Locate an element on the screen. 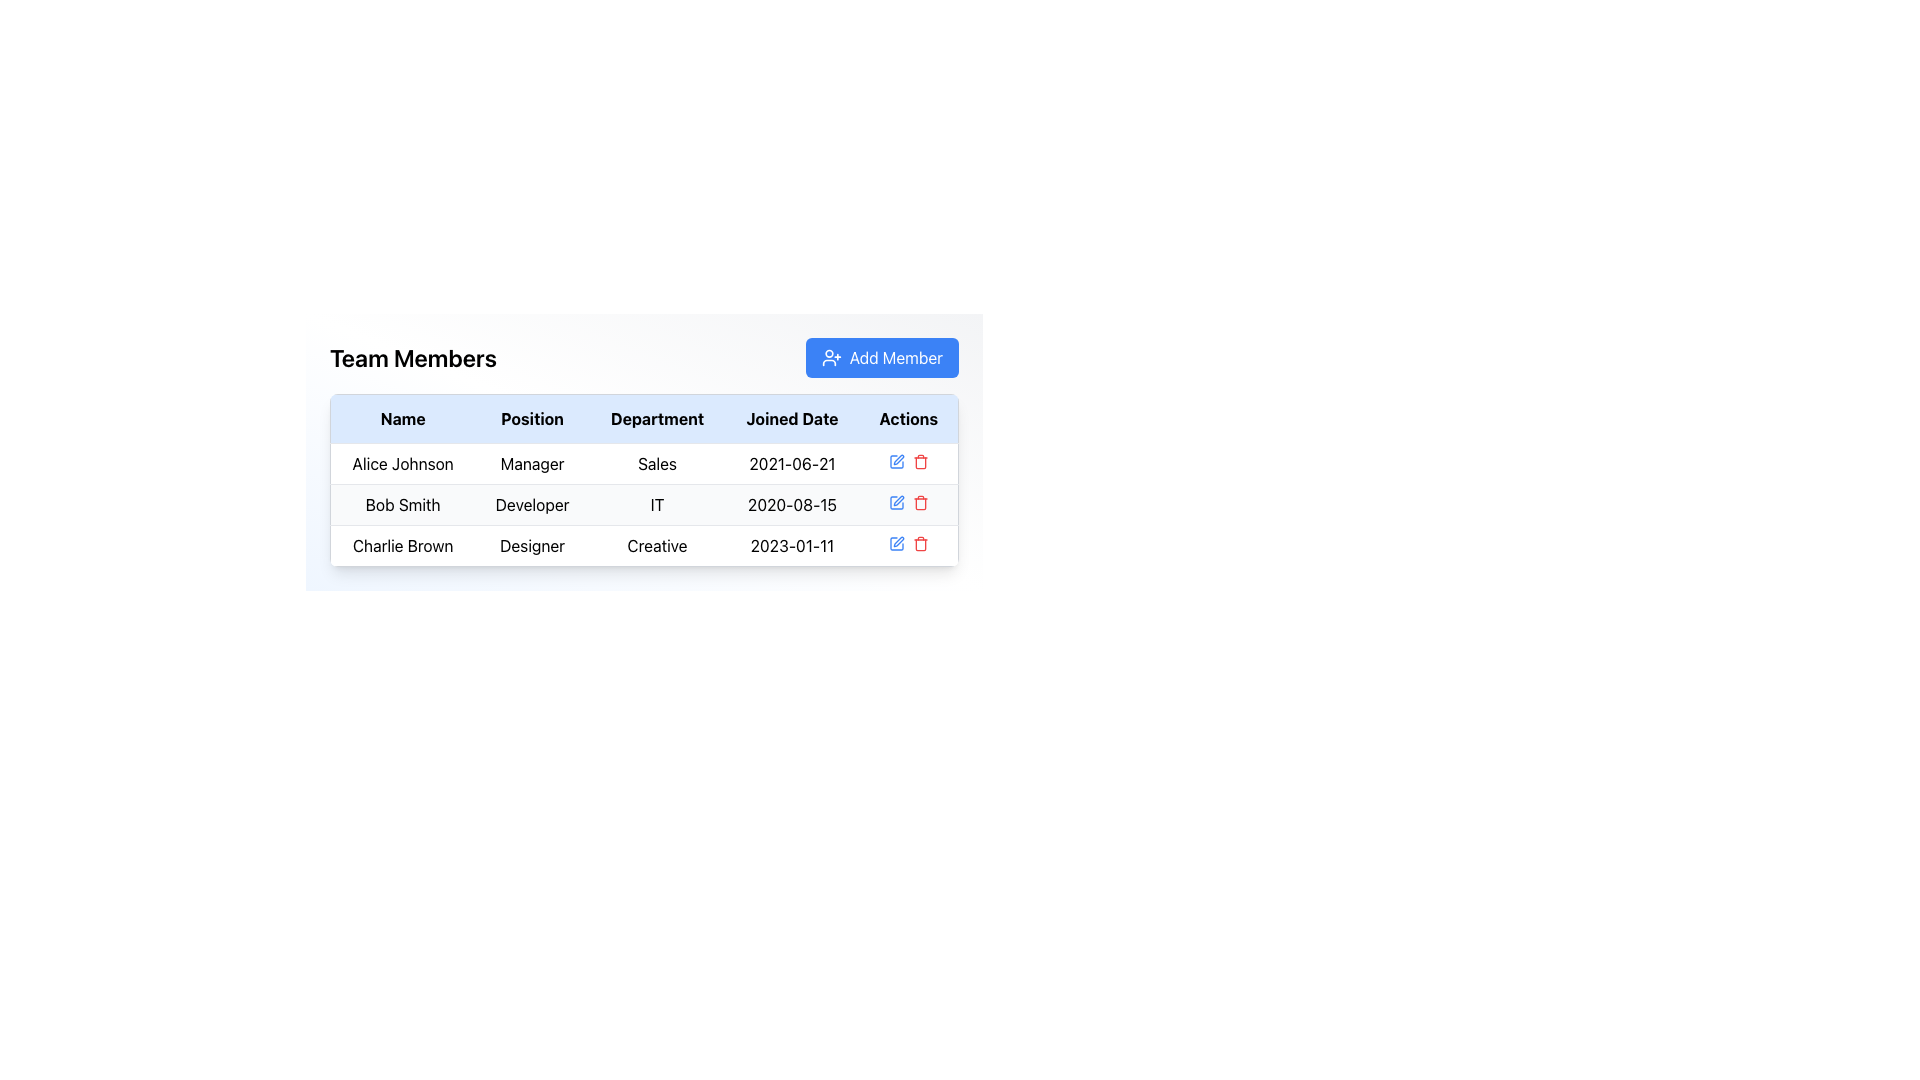 This screenshot has width=1920, height=1080. the 'Add Member' icon, which represents the action of adding a new user, located to the left of the text within the button in the top-right corner of the interface is located at coordinates (831, 357).